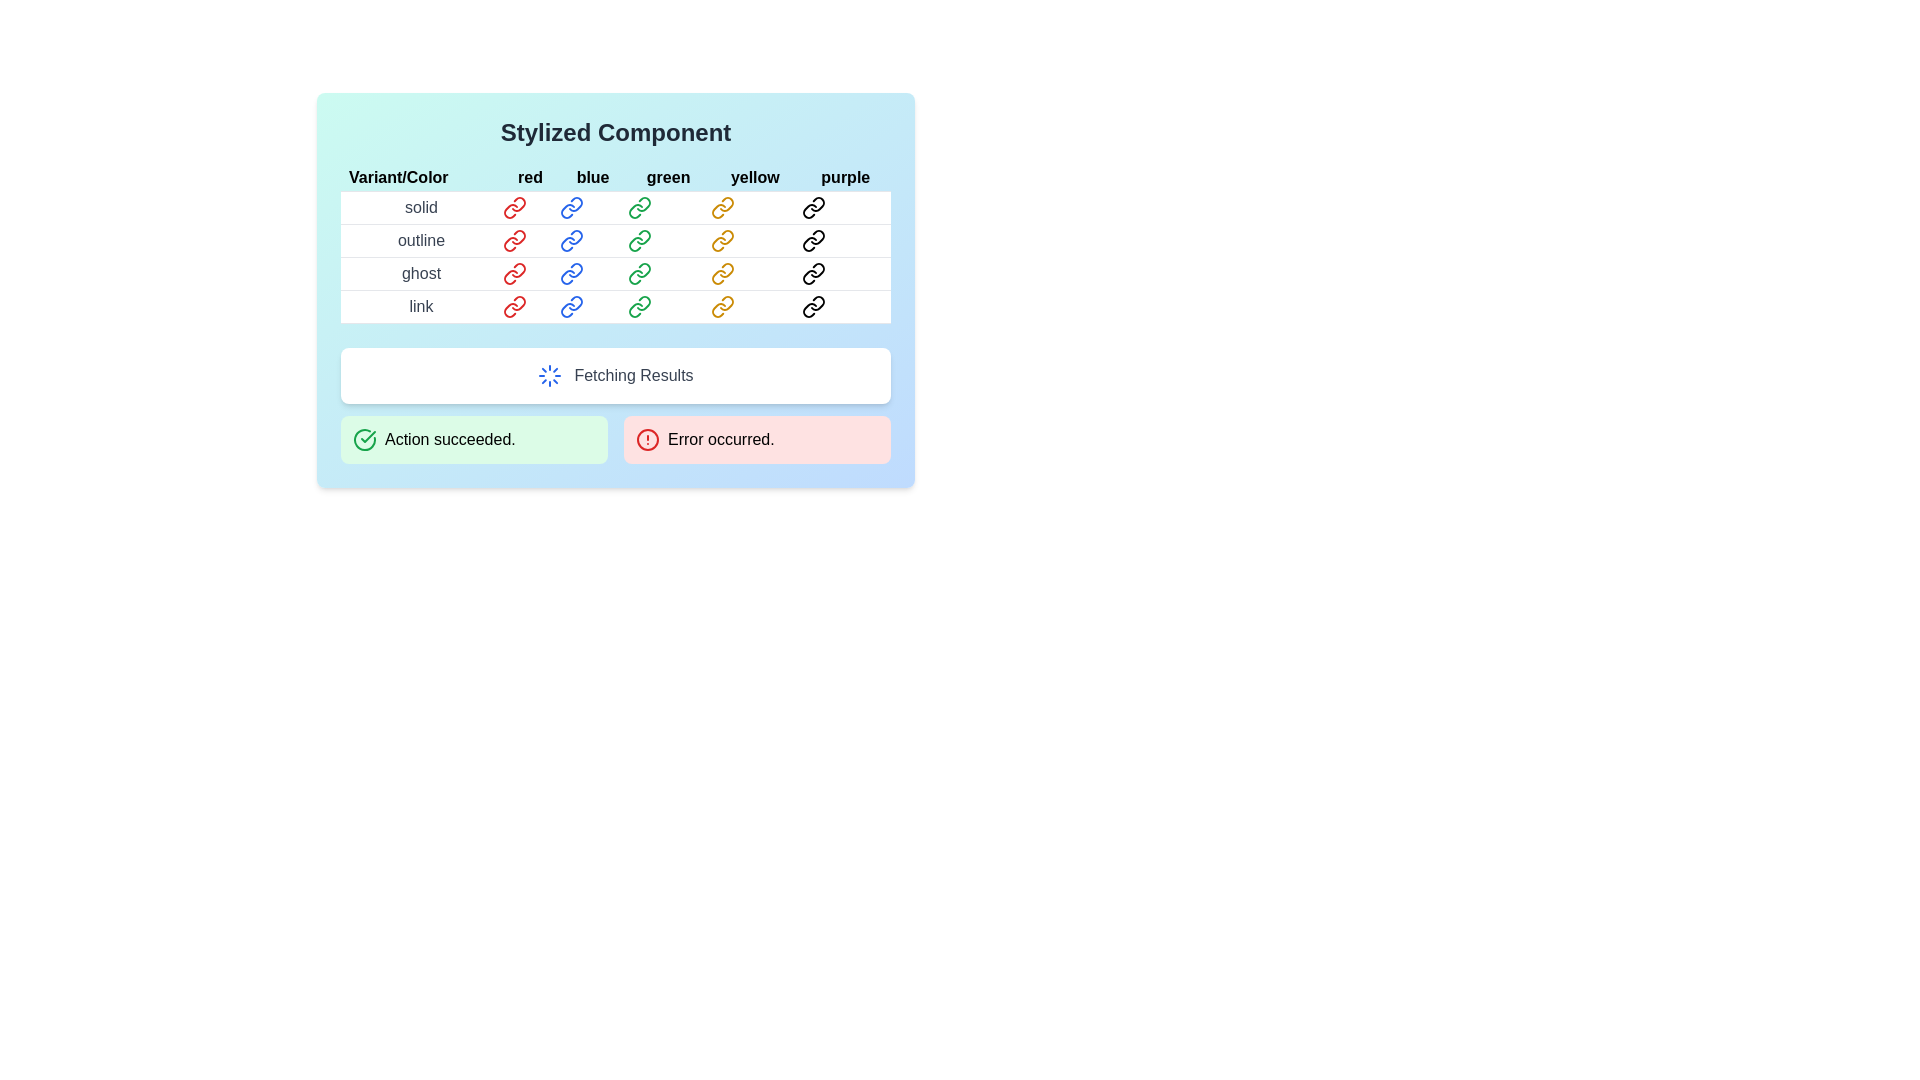 The image size is (1920, 1080). I want to click on first row of the table which displays links with a 'solid' style, located under the table header and above other variant rows, so click(614, 208).